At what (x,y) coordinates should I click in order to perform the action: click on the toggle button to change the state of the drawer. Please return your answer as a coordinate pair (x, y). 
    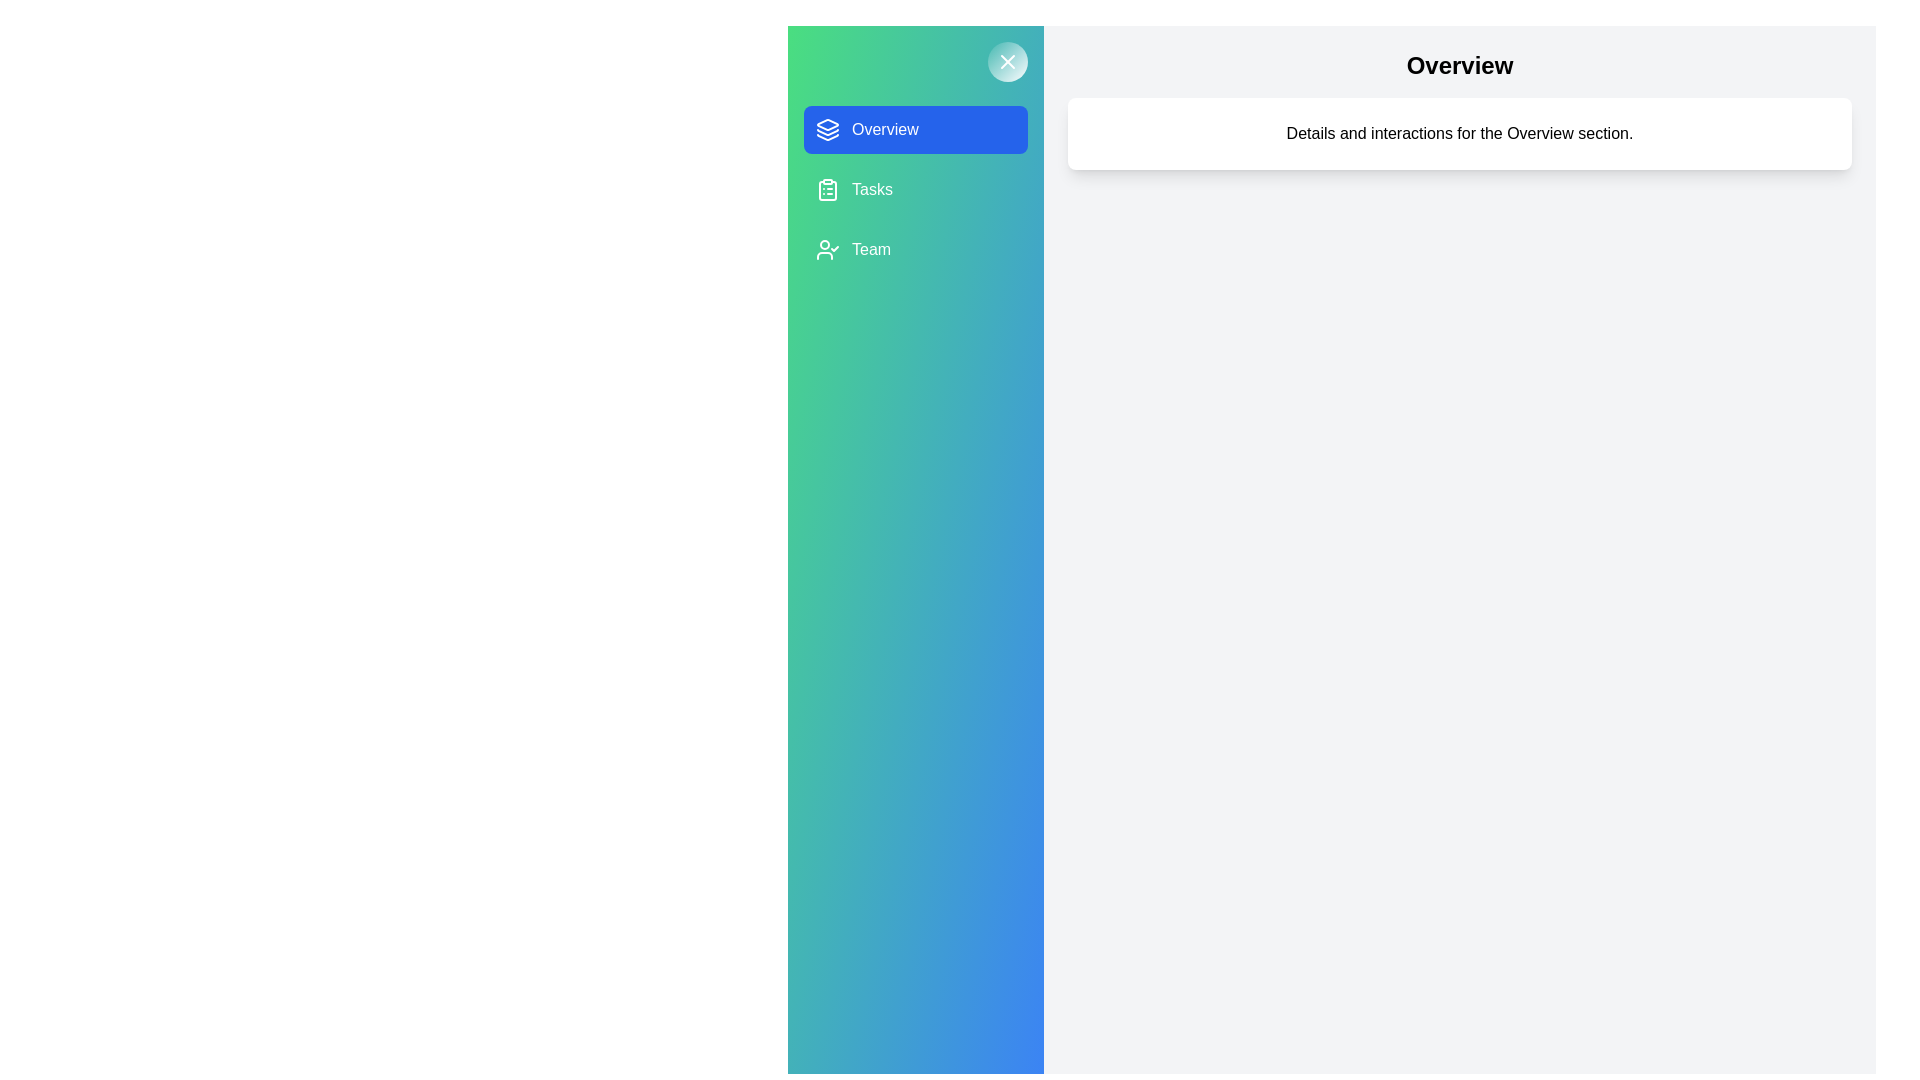
    Looking at the image, I should click on (1008, 60).